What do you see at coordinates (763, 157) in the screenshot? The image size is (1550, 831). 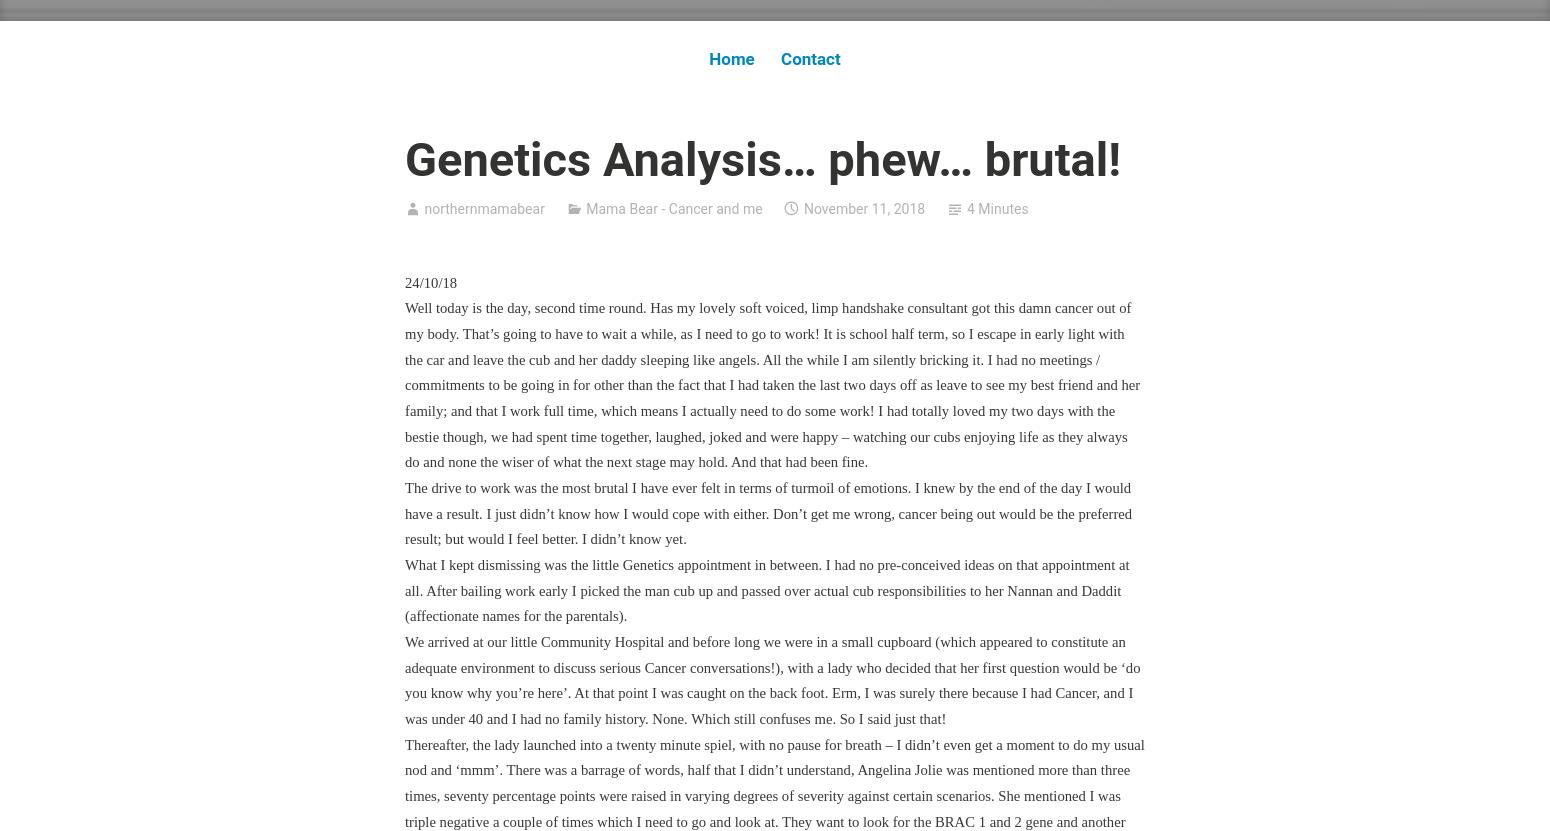 I see `'Genetics Analysis… phew… brutal!'` at bounding box center [763, 157].